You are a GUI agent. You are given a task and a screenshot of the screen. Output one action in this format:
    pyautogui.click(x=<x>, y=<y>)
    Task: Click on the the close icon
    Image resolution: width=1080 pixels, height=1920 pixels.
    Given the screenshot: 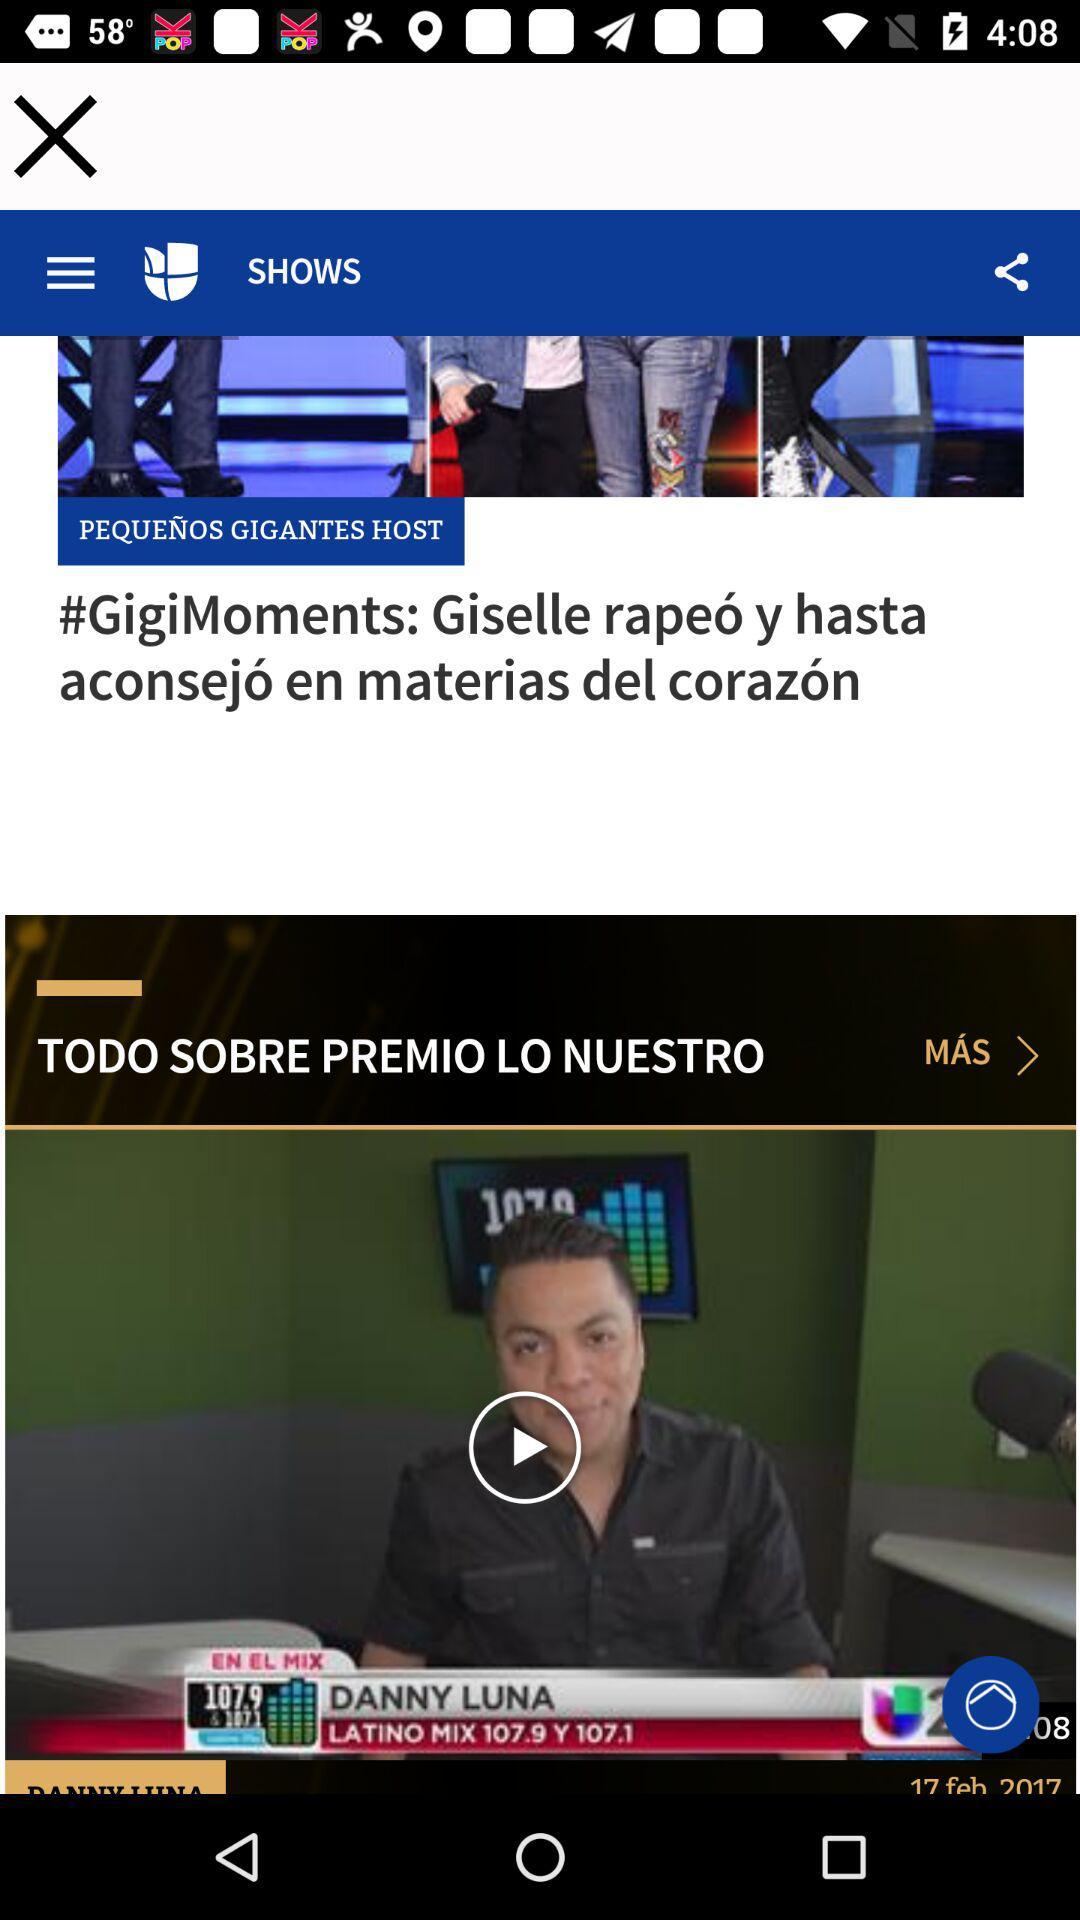 What is the action you would take?
    pyautogui.click(x=54, y=135)
    